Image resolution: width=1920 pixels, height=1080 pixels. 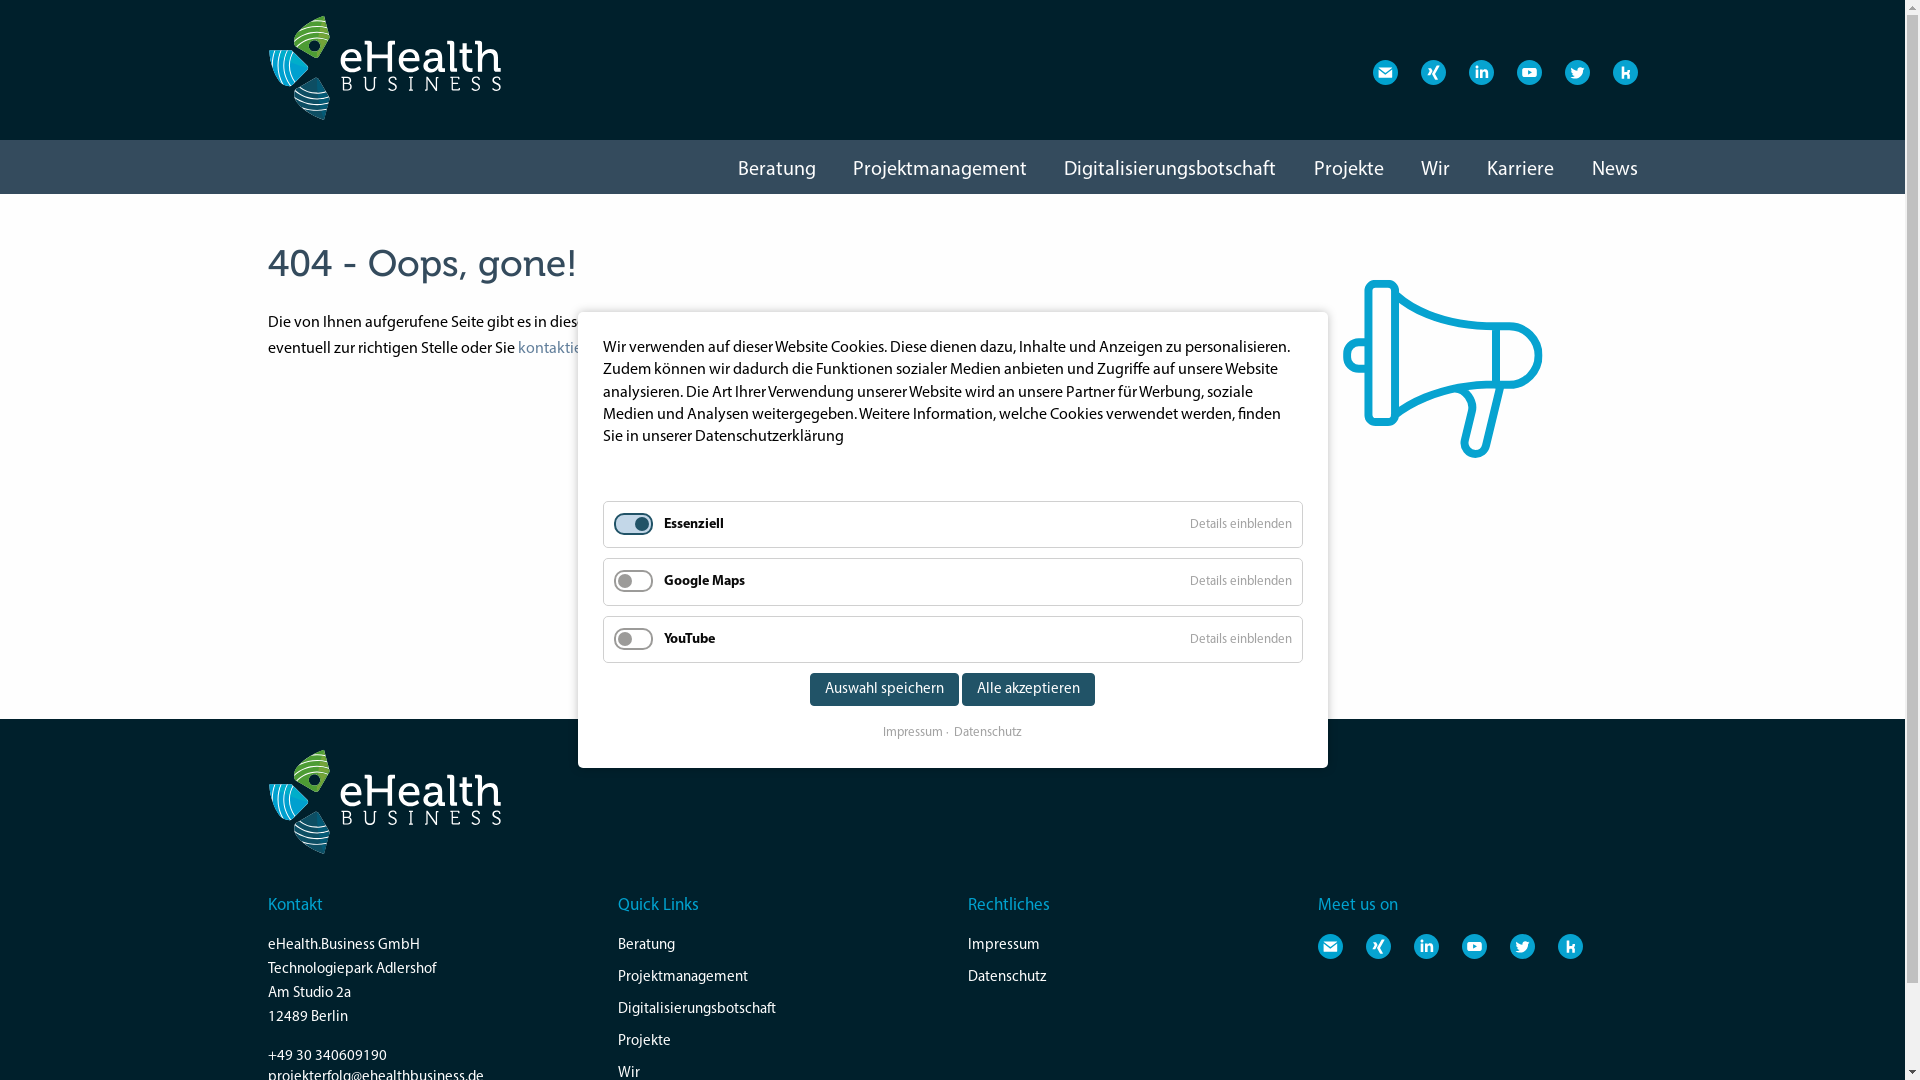 What do you see at coordinates (968, 945) in the screenshot?
I see `'Impressum'` at bounding box center [968, 945].